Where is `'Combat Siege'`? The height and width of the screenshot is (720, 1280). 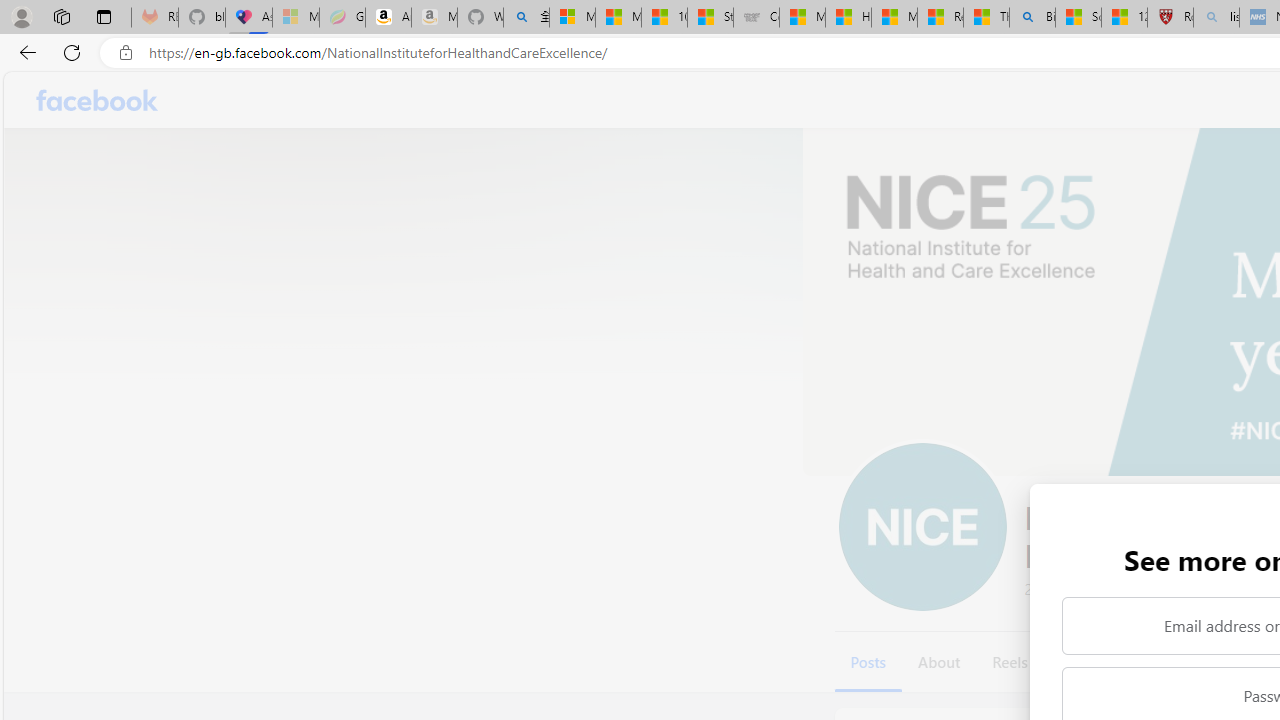
'Combat Siege' is located at coordinates (755, 17).